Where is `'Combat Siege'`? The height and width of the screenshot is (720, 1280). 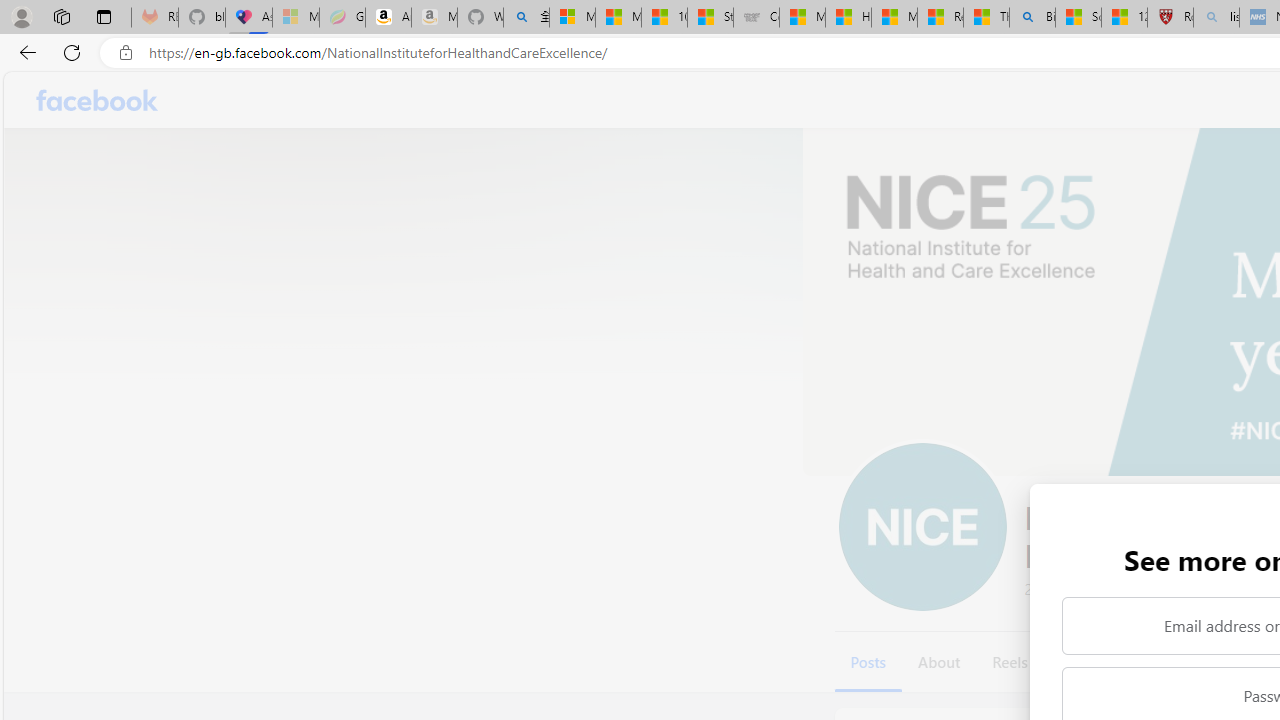
'Combat Siege' is located at coordinates (755, 17).